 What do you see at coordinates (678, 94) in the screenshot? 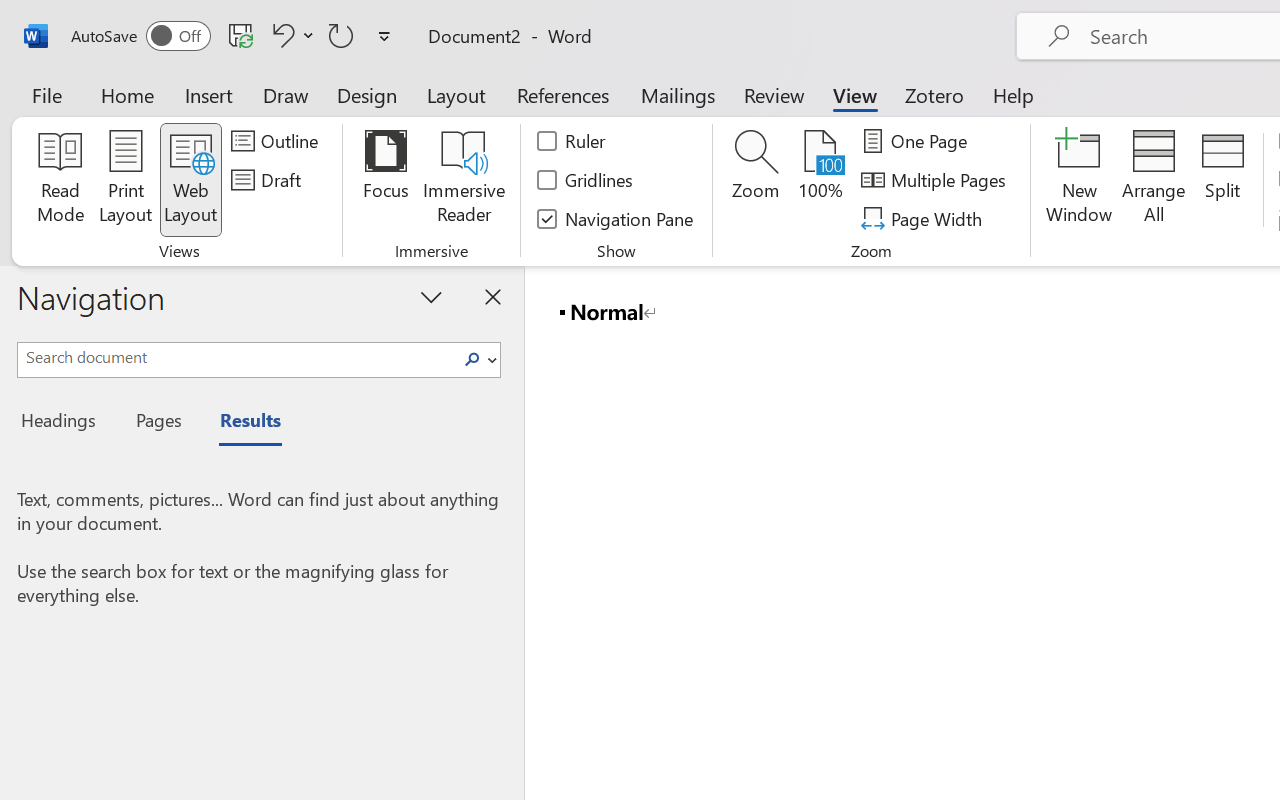
I see `'Mailings'` at bounding box center [678, 94].